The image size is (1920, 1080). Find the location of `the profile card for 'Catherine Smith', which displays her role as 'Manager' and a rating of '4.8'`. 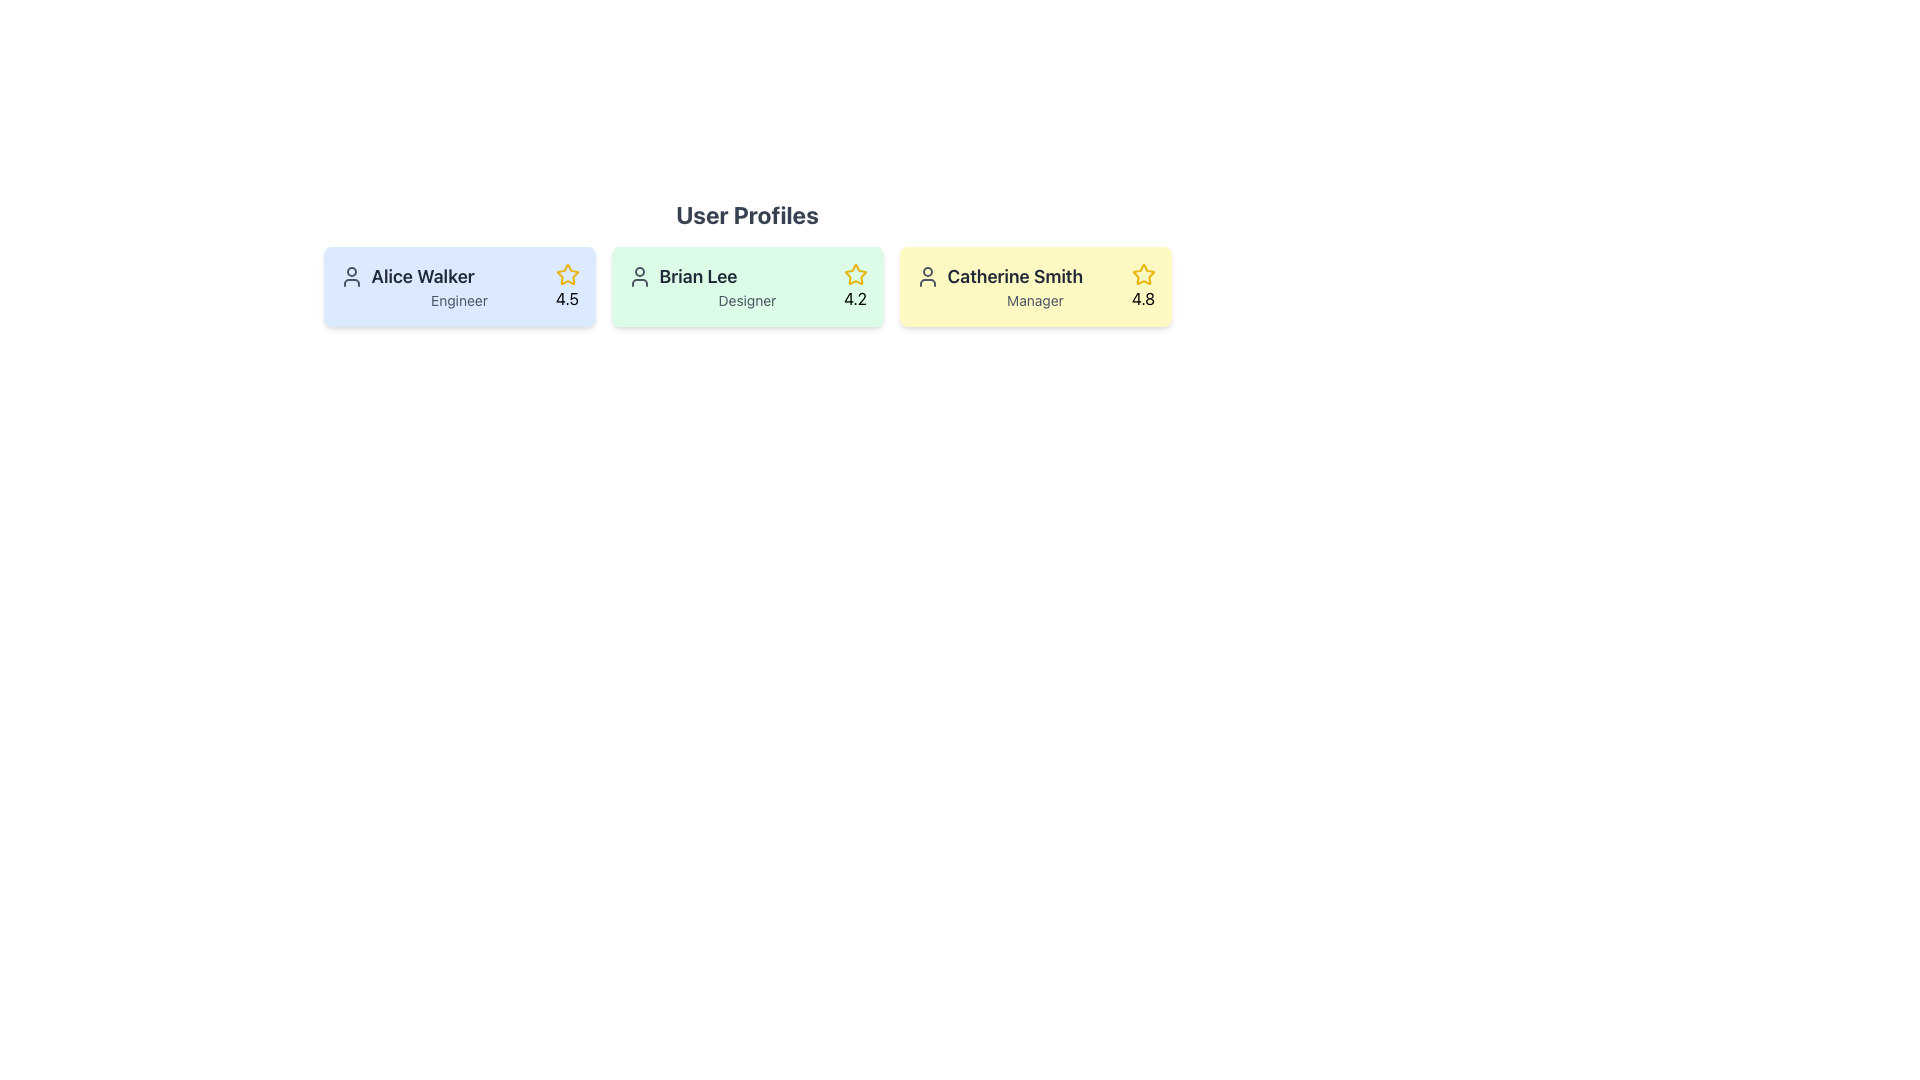

the profile card for 'Catherine Smith', which displays her role as 'Manager' and a rating of '4.8' is located at coordinates (1035, 286).